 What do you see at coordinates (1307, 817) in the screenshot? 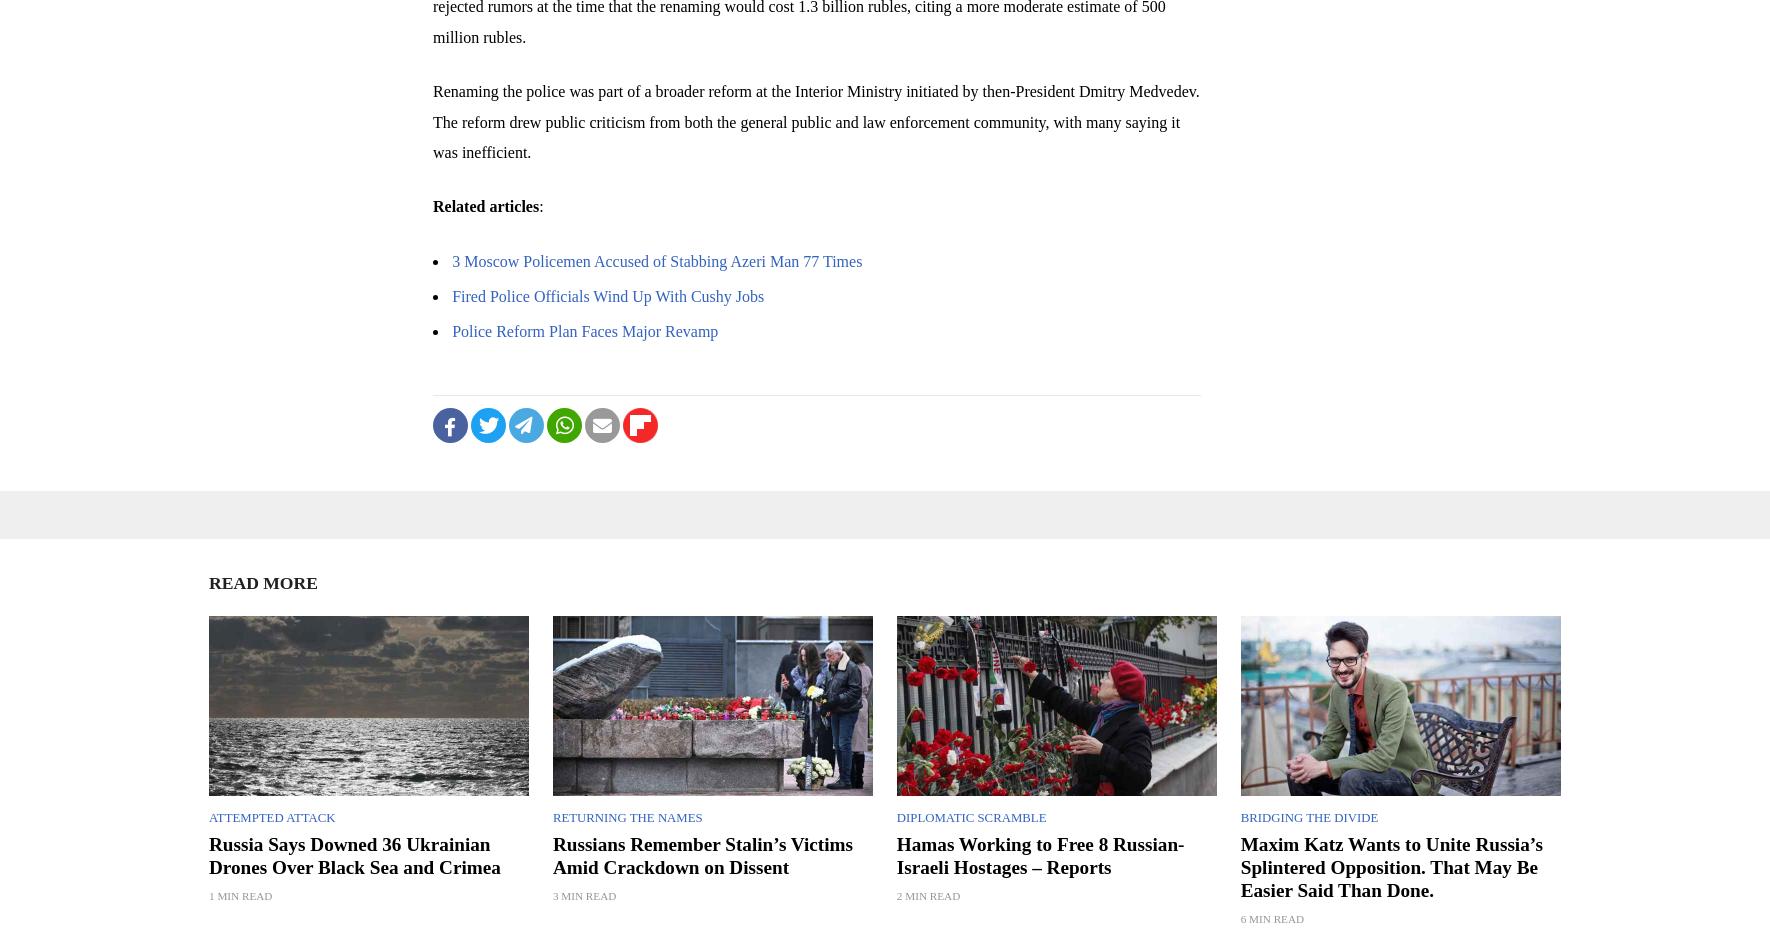
I see `'Bridging the divide'` at bounding box center [1307, 817].